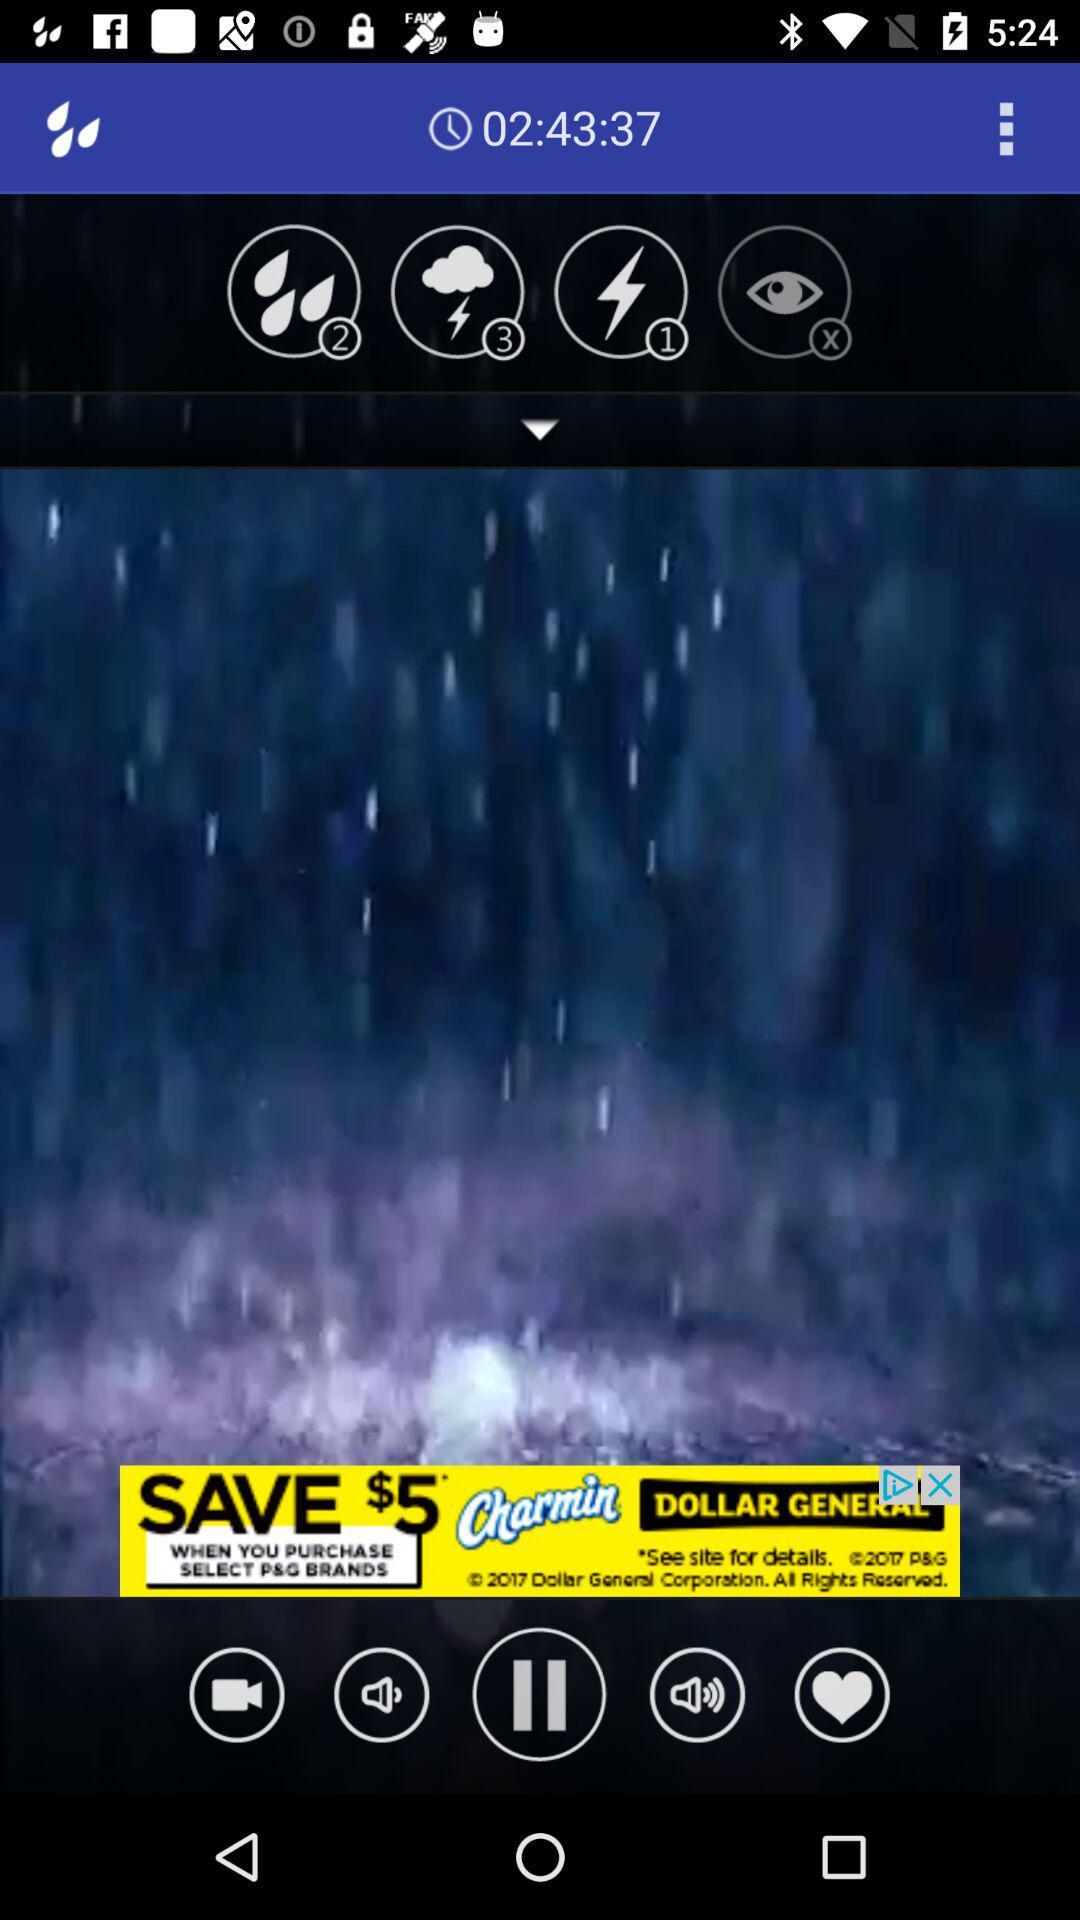 Image resolution: width=1080 pixels, height=1920 pixels. I want to click on click more, so click(540, 429).